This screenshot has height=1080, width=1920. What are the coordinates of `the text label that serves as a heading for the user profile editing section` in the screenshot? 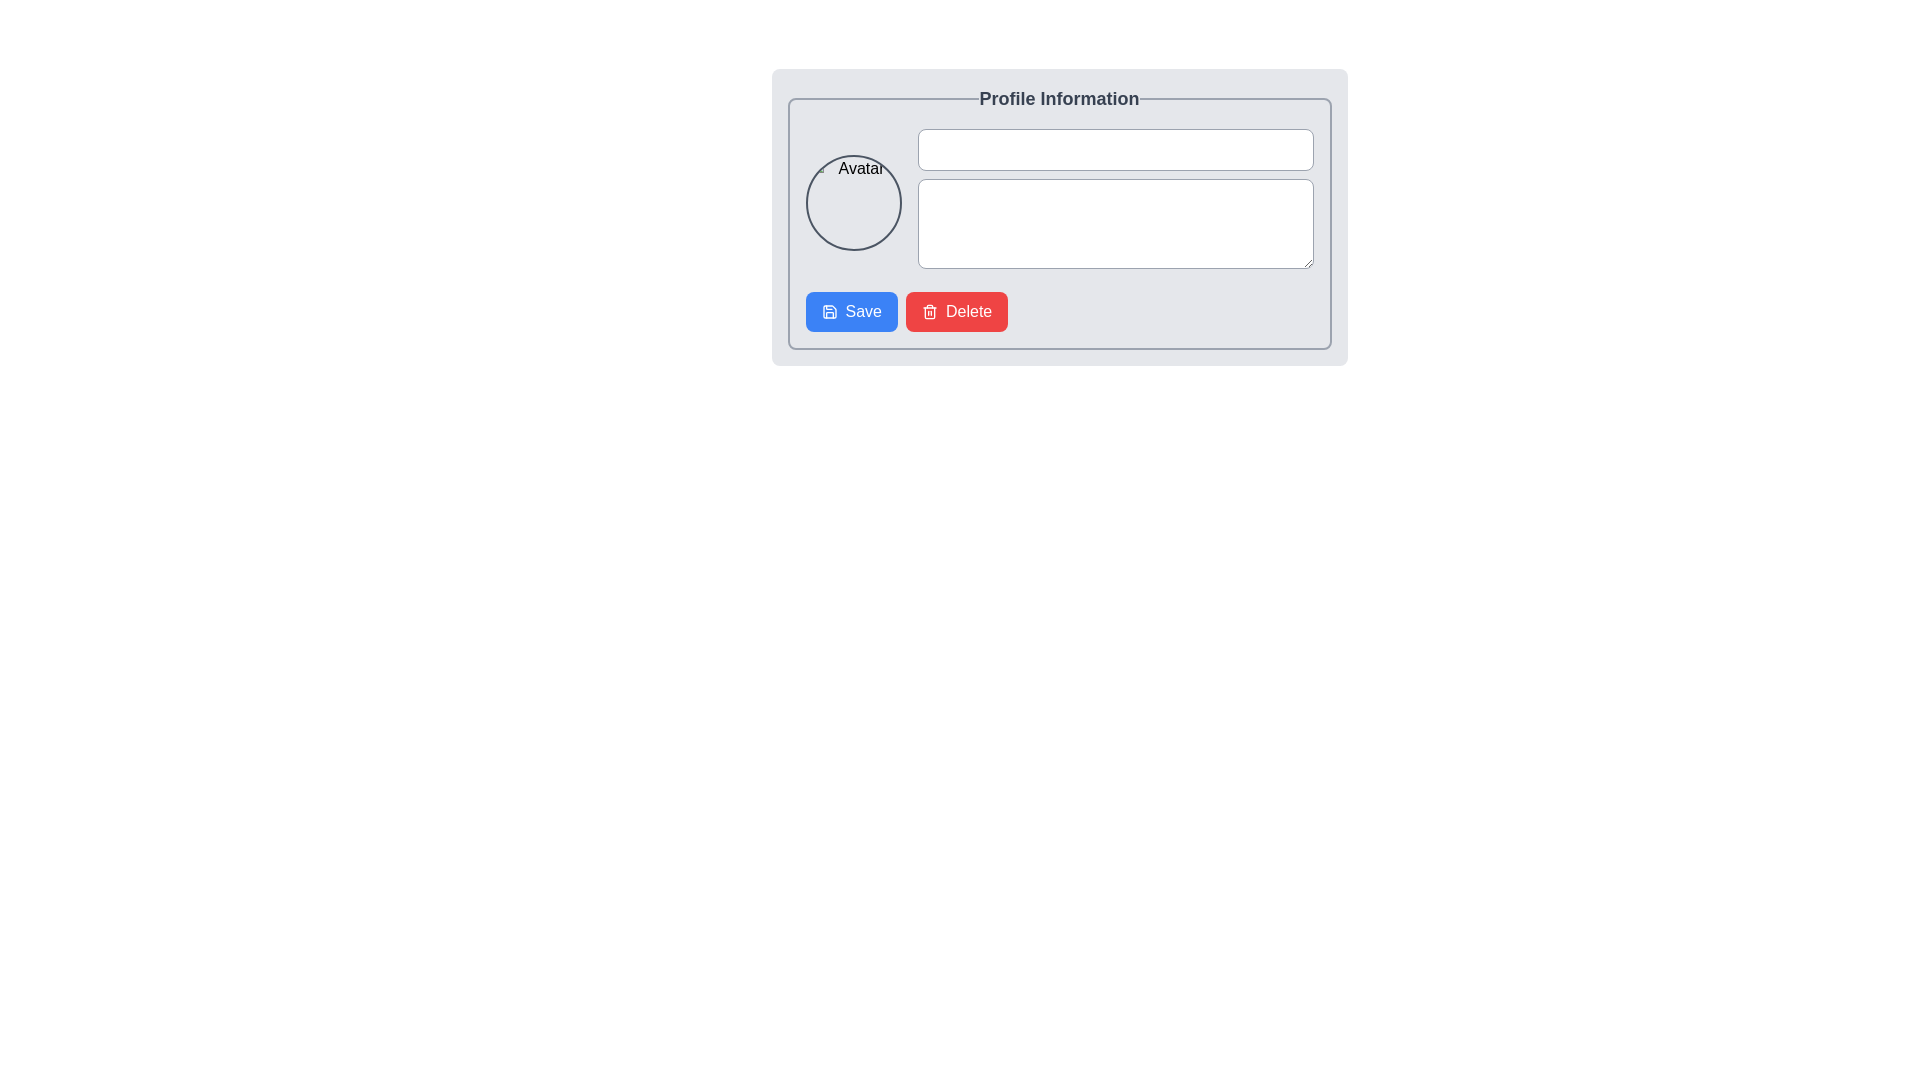 It's located at (1058, 99).